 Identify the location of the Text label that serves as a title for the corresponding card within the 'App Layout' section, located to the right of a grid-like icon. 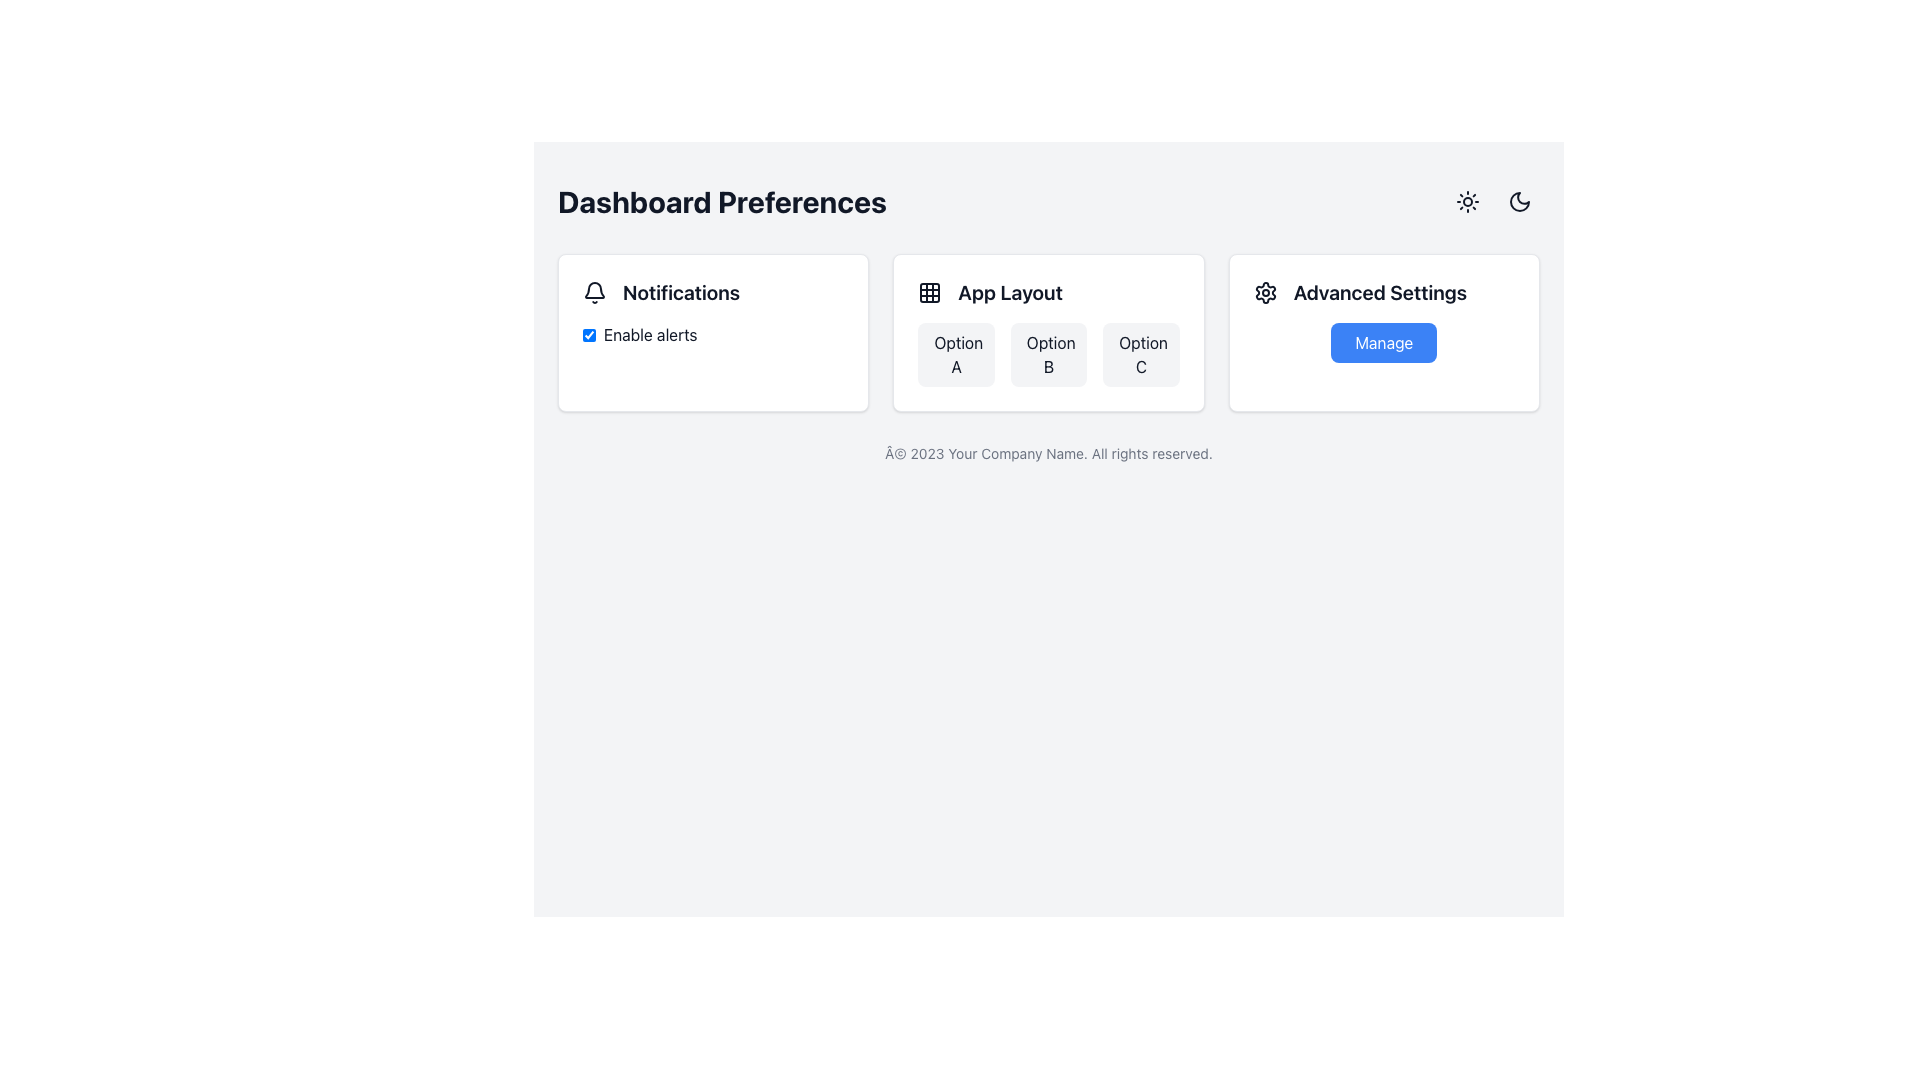
(1010, 293).